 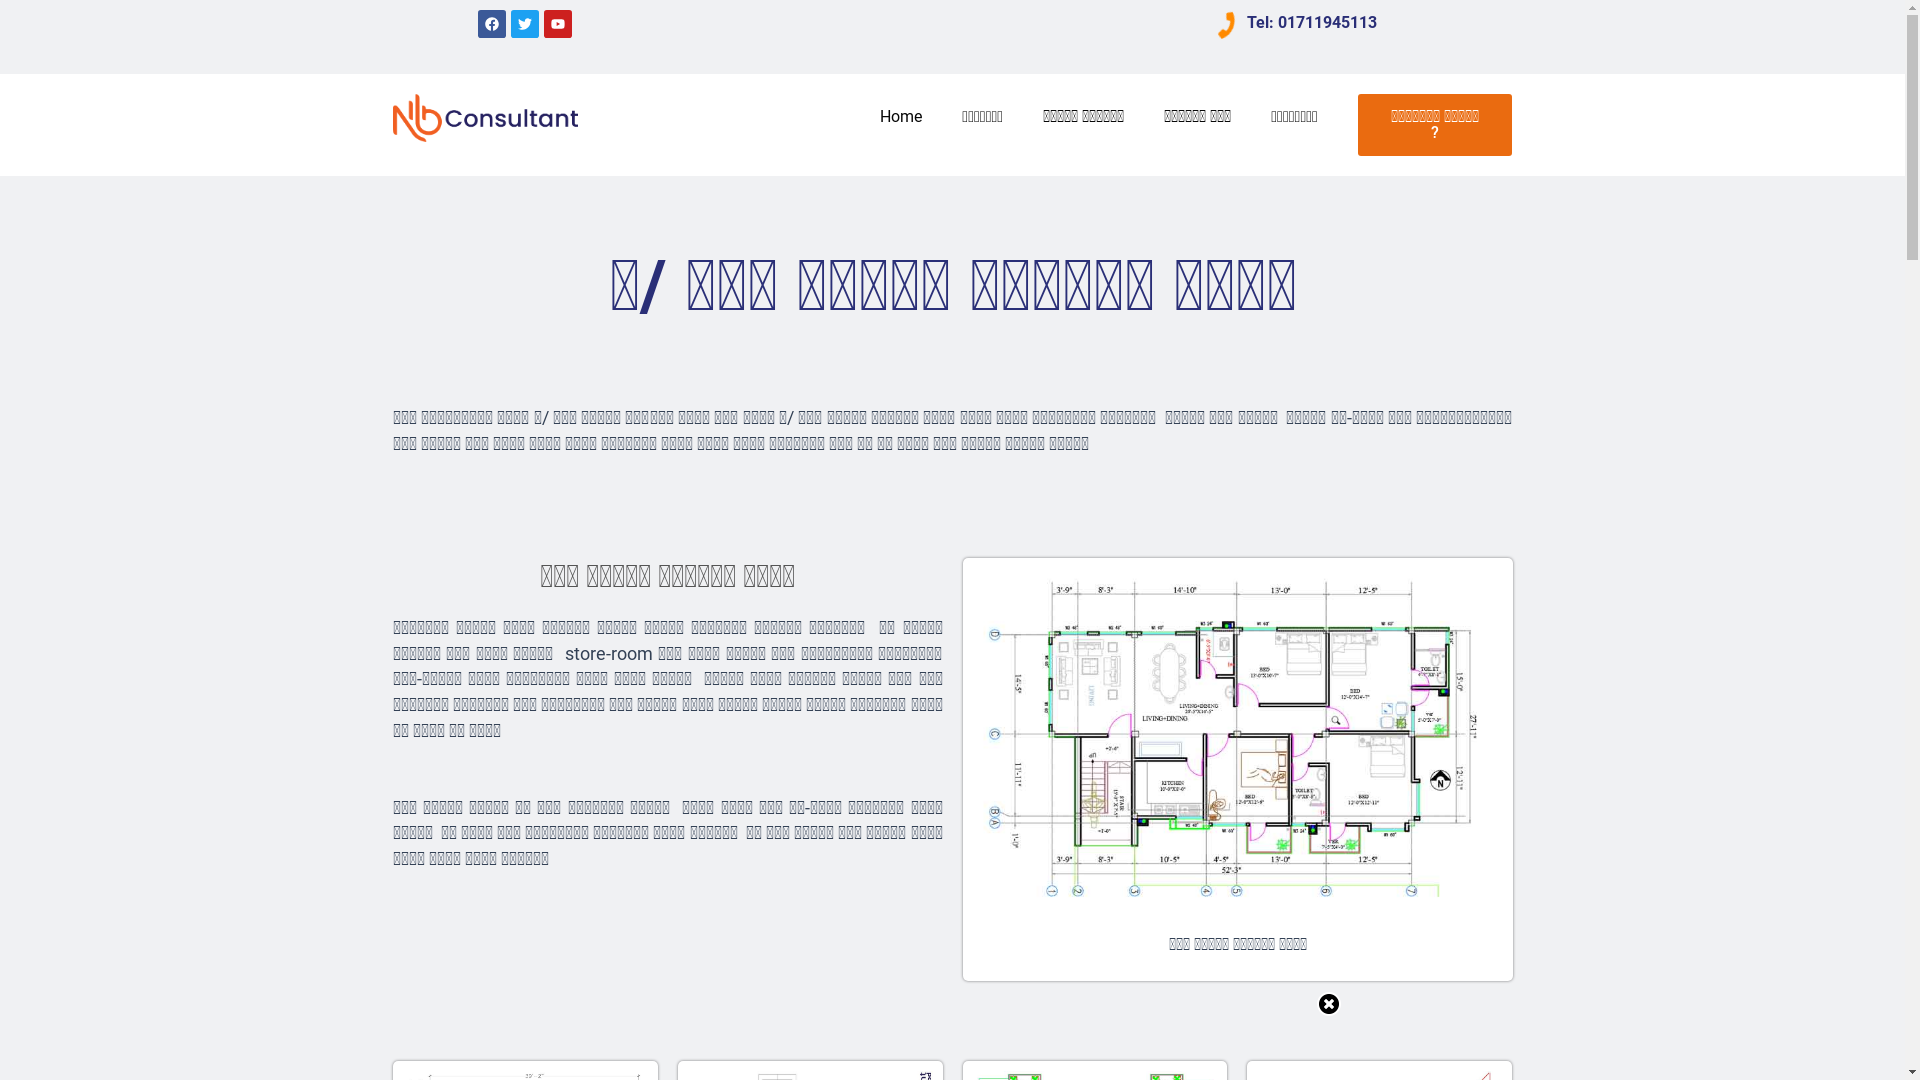 I want to click on 'Youtube', so click(x=557, y=23).